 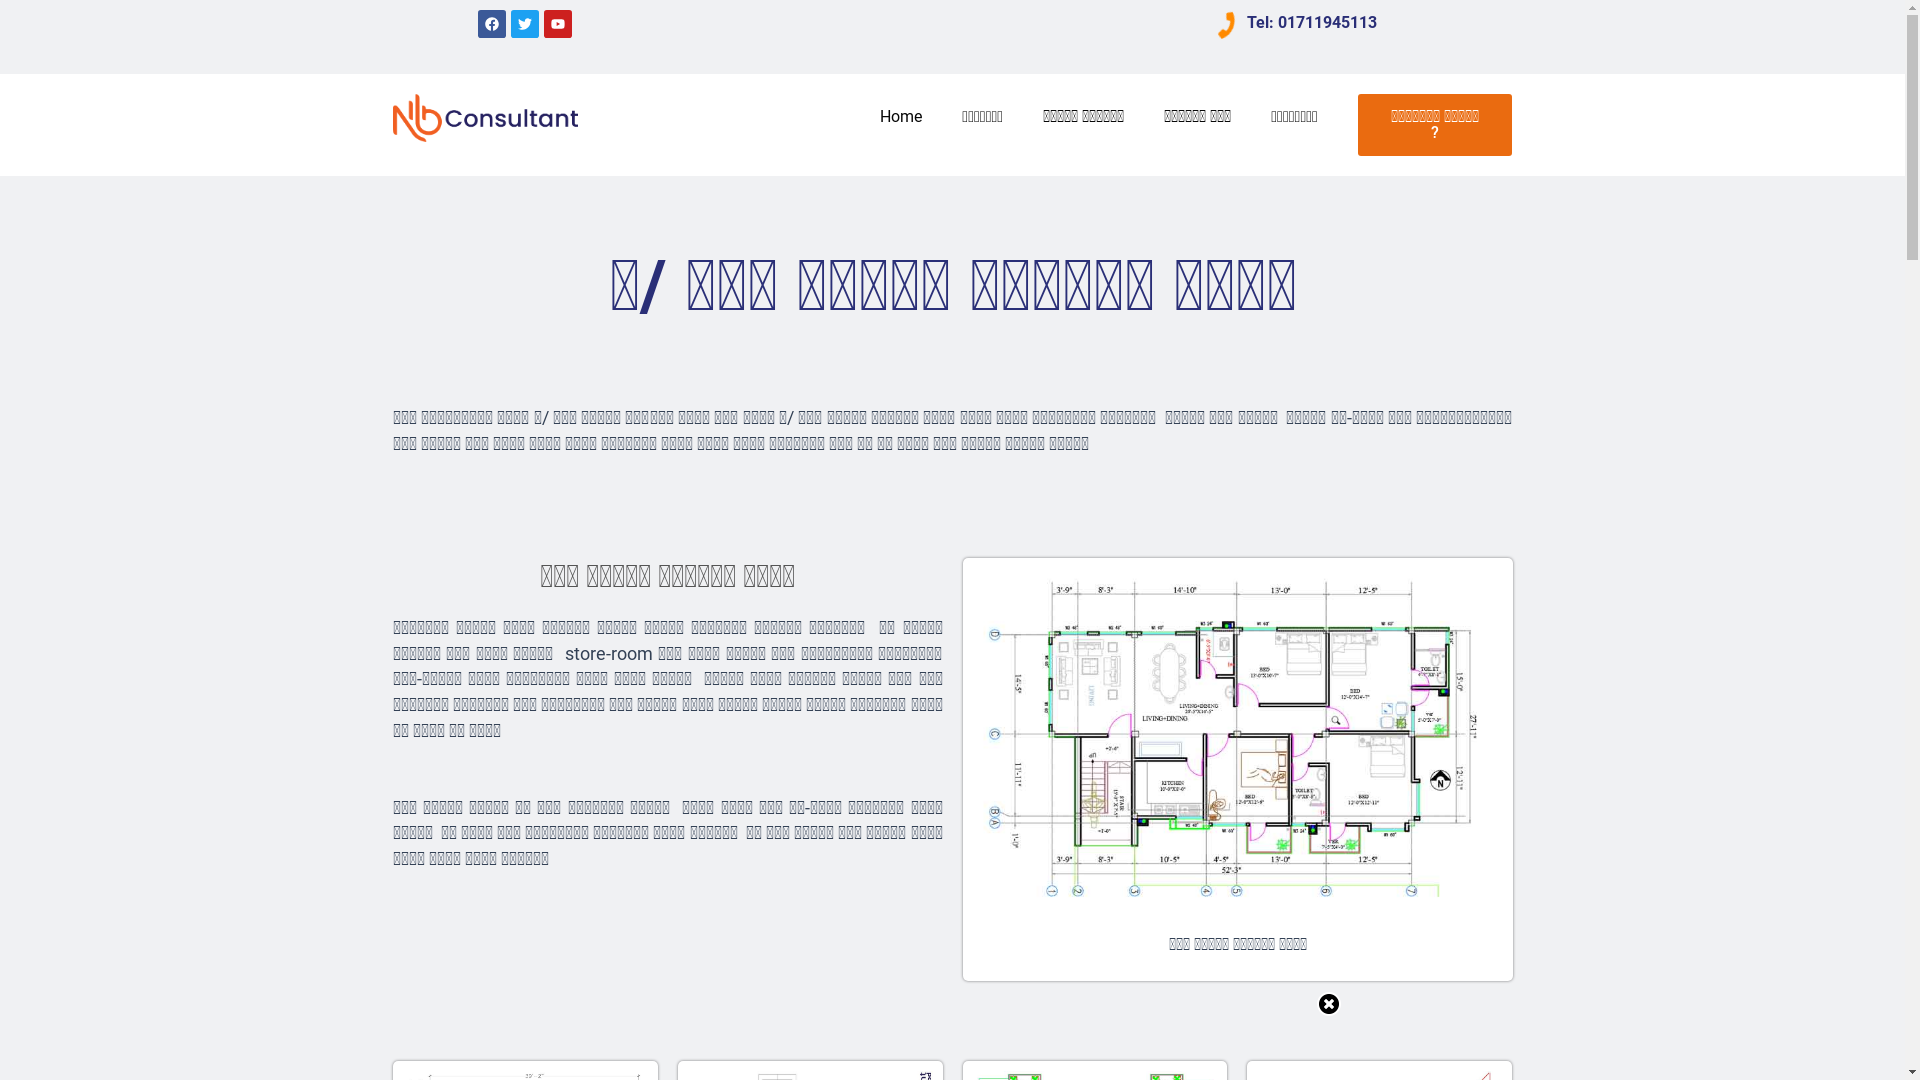 I want to click on 'Youtube', so click(x=557, y=23).